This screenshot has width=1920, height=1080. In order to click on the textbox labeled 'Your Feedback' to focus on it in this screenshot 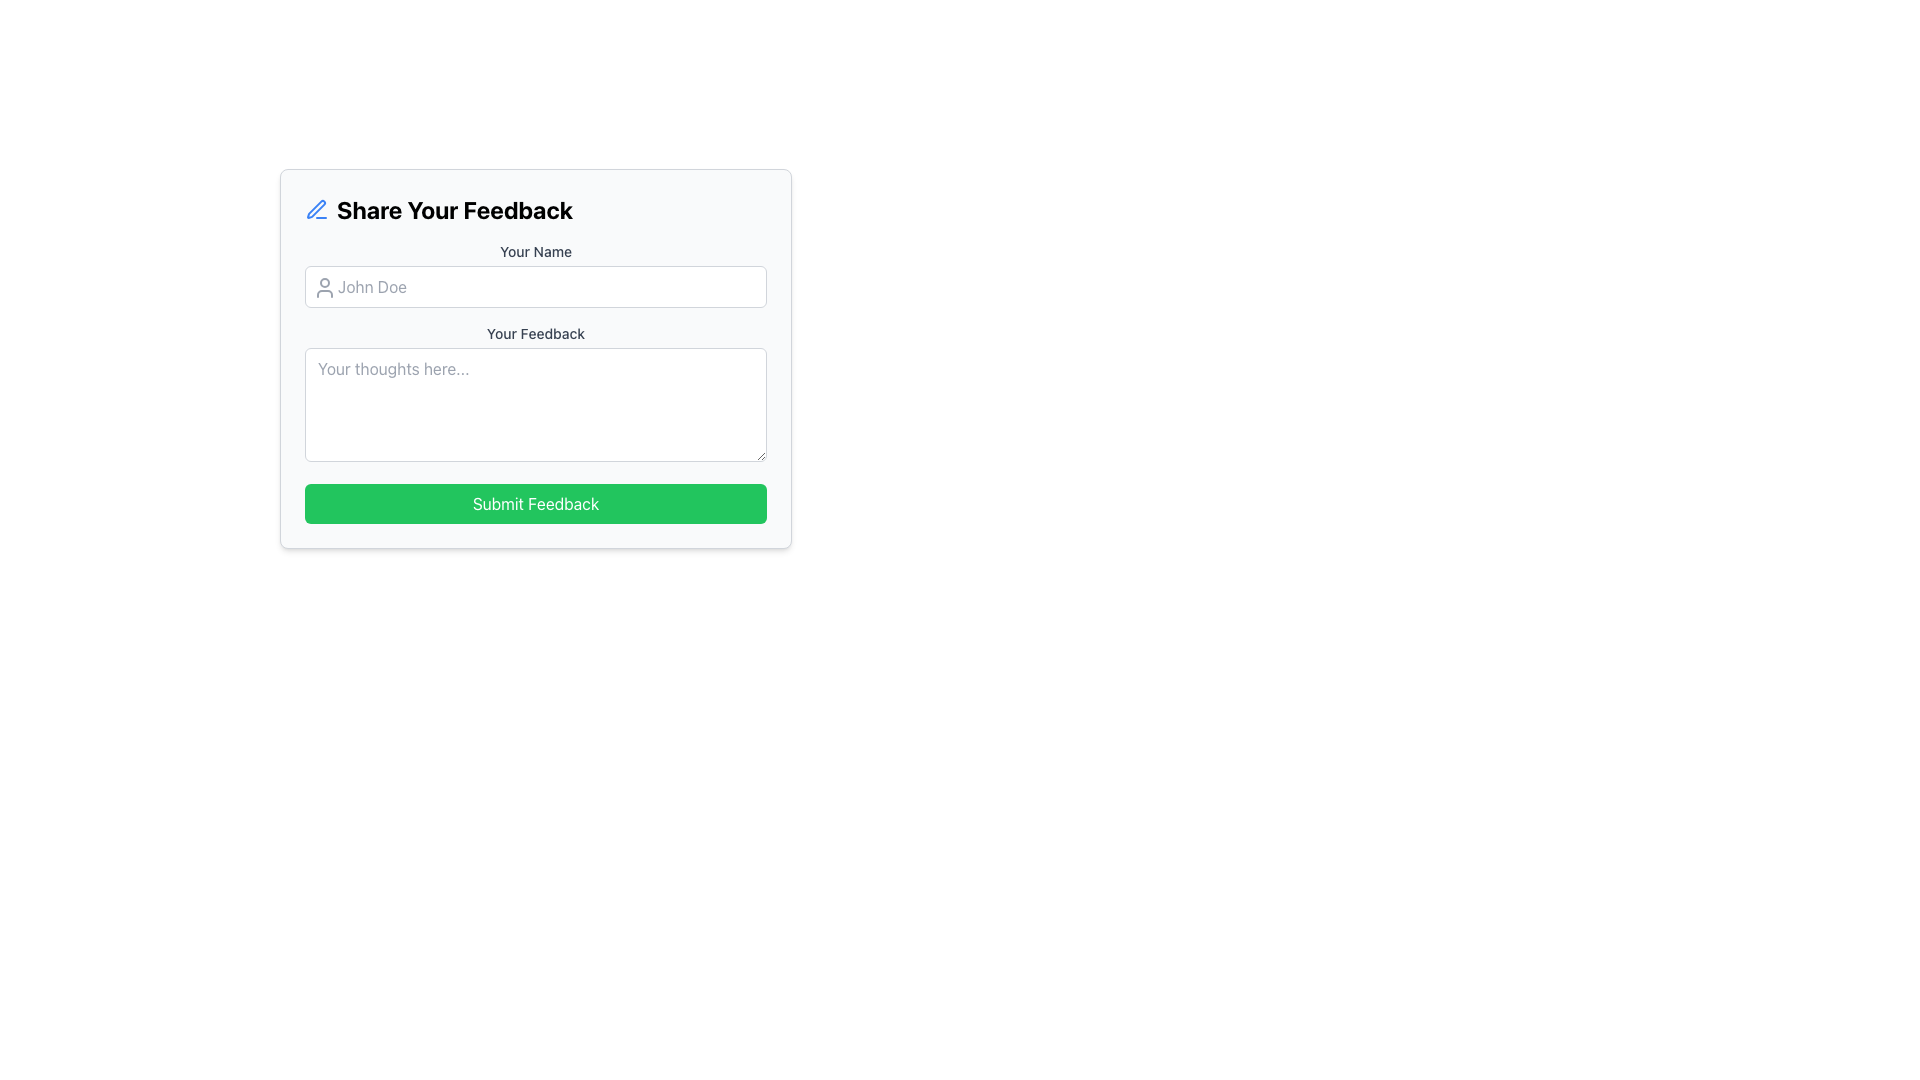, I will do `click(536, 396)`.